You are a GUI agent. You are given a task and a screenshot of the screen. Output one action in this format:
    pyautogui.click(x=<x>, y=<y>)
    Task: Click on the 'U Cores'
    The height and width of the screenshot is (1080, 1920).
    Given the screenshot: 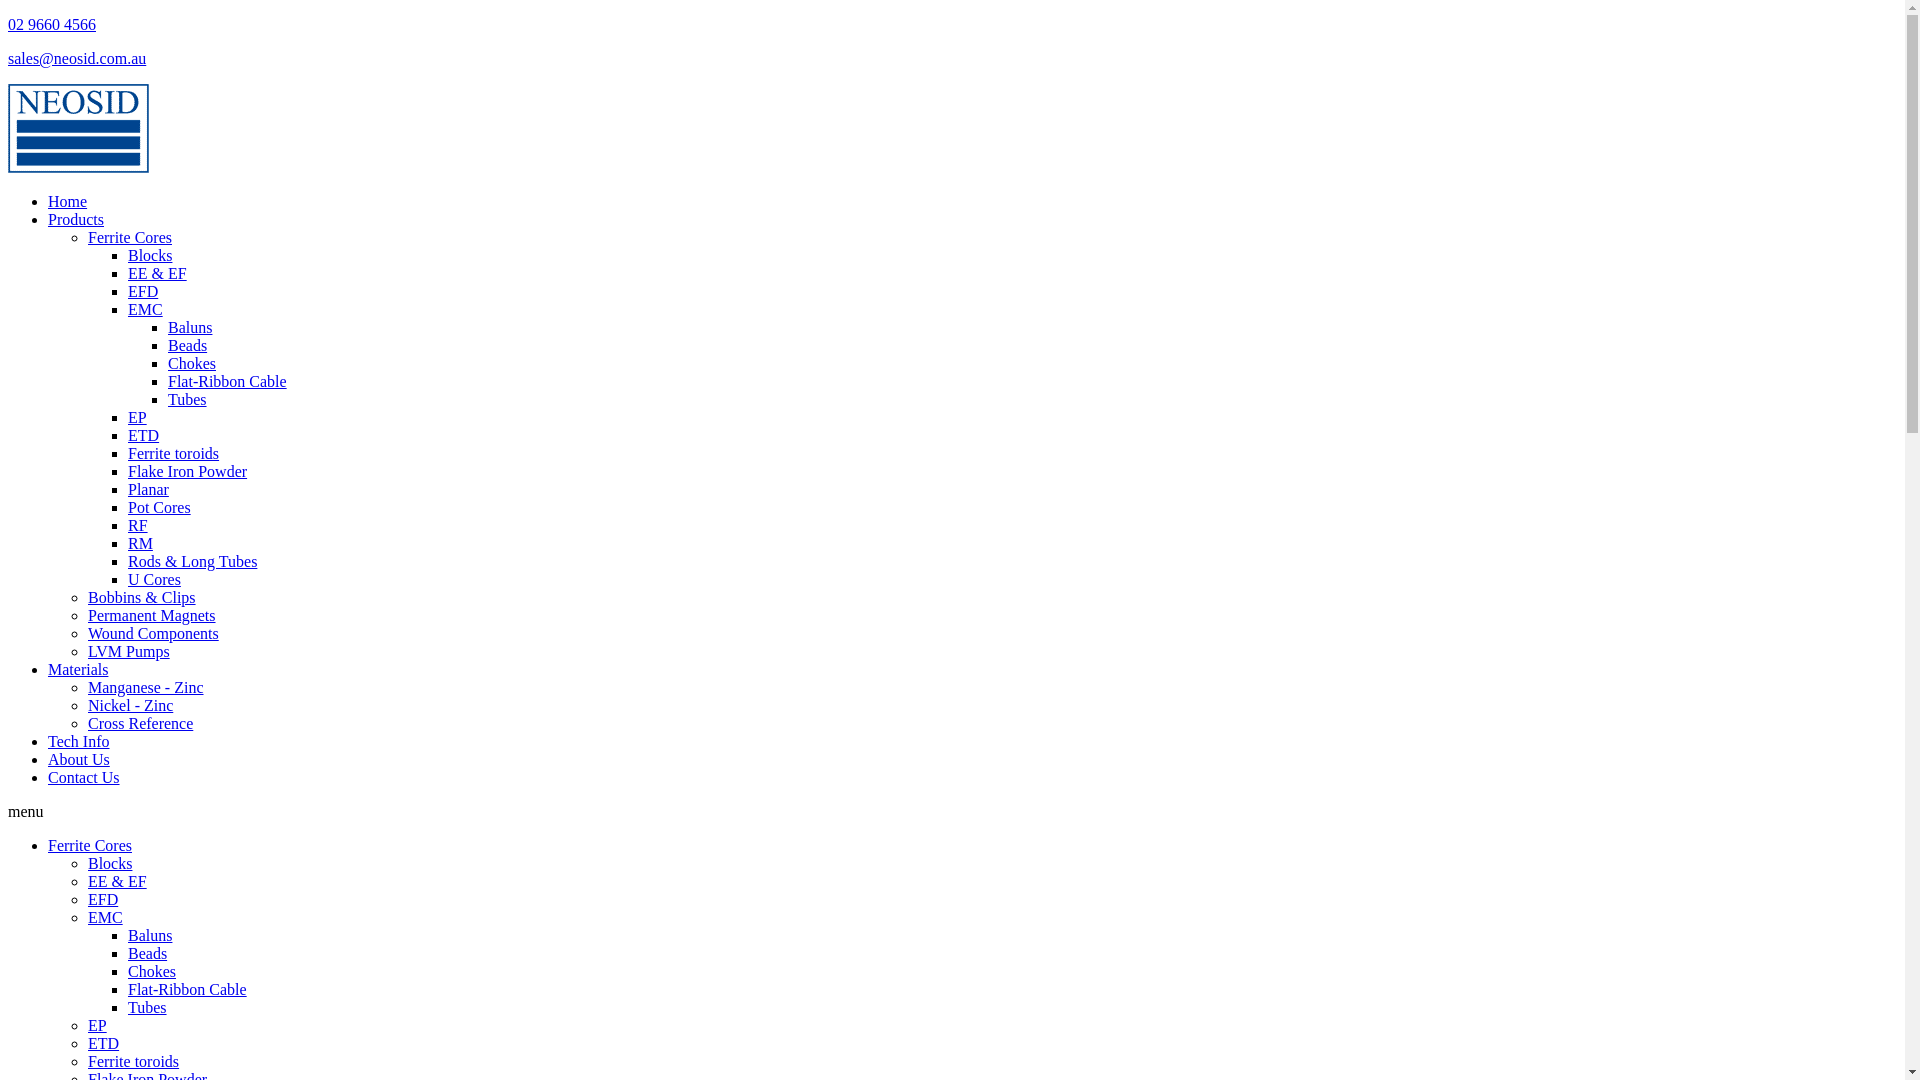 What is the action you would take?
    pyautogui.click(x=153, y=579)
    